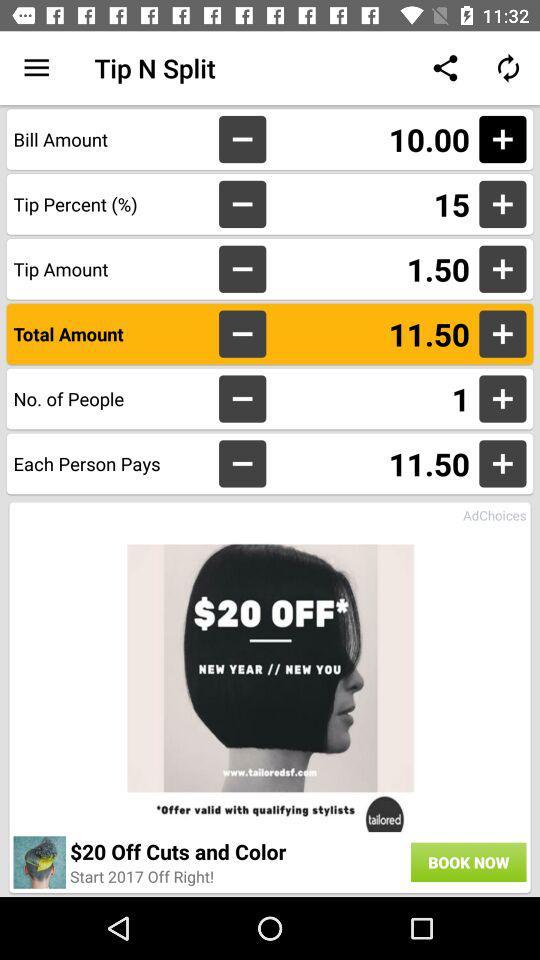 This screenshot has width=540, height=960. I want to click on the icon to the right of 20 off cuts icon, so click(468, 861).